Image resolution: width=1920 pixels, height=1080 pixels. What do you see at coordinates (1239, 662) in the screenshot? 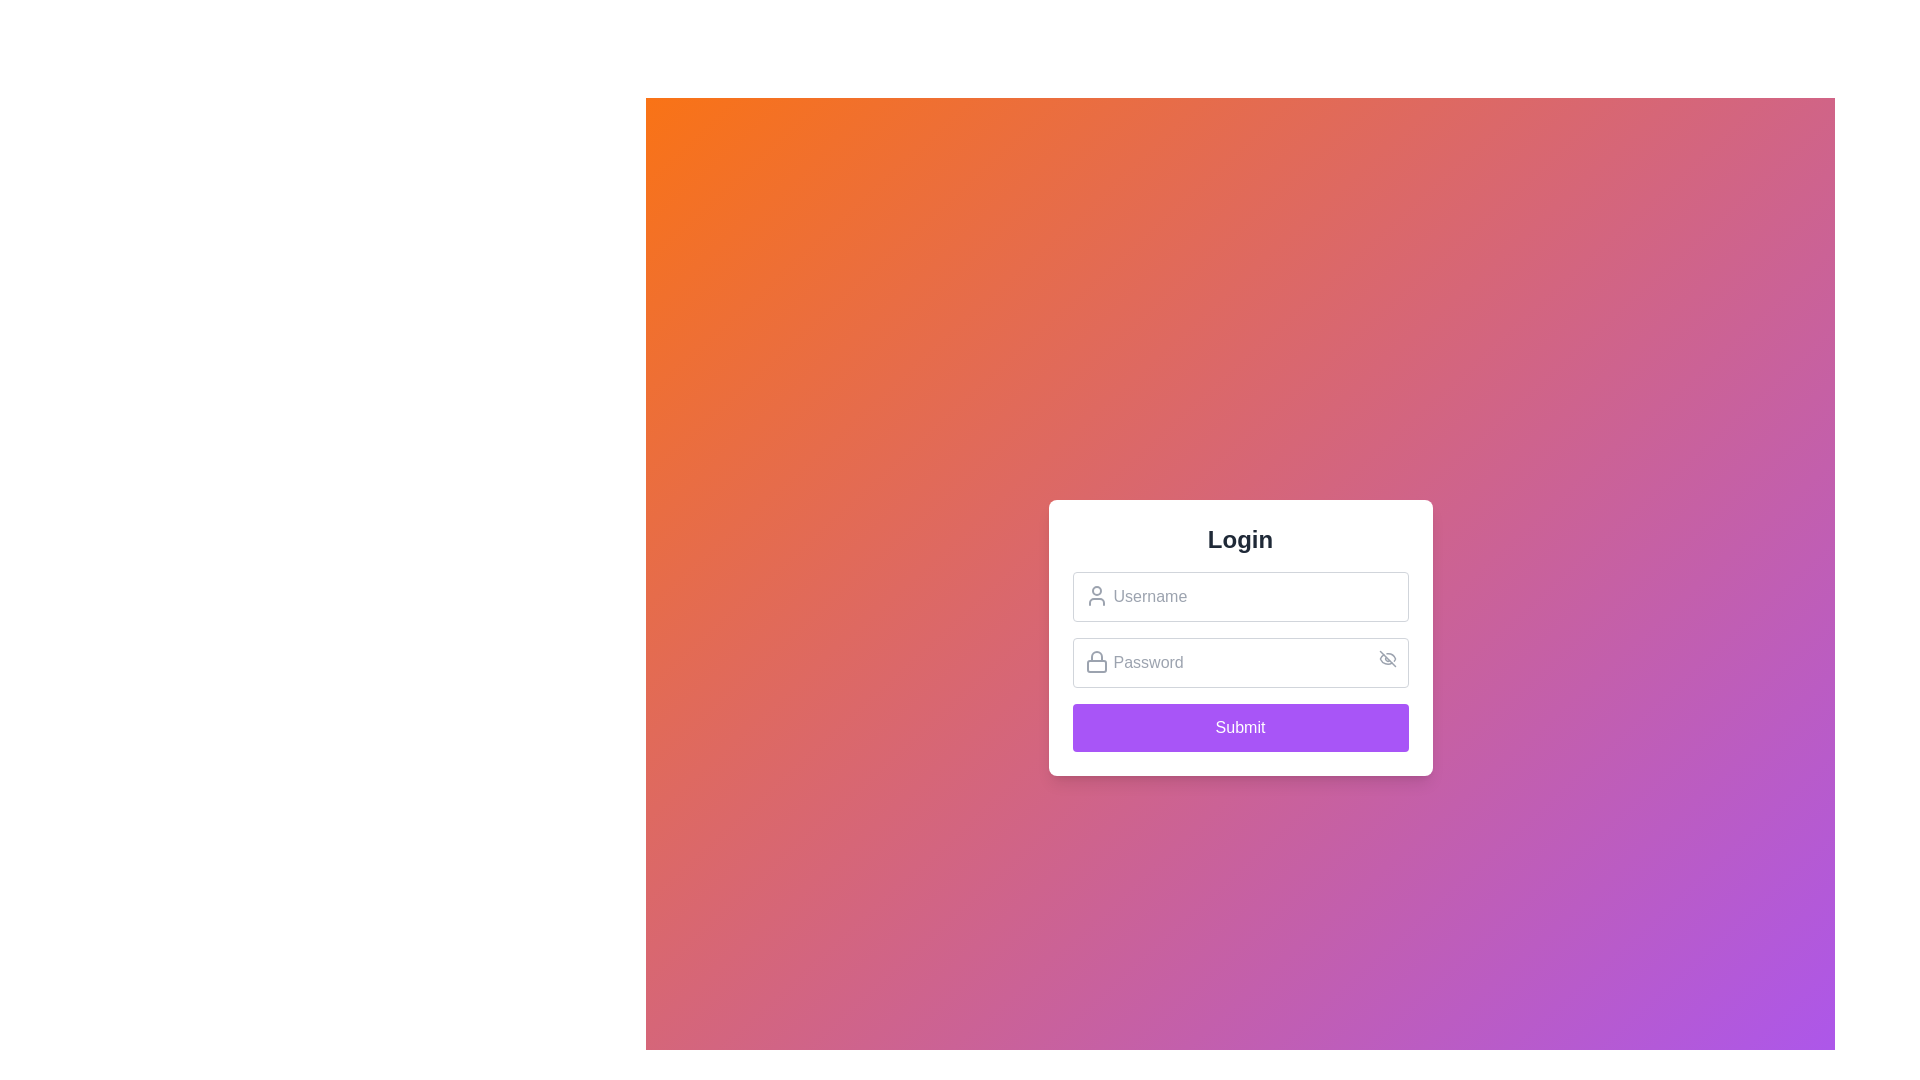
I see `the password input field located below the username input field in the login form to focus on it` at bounding box center [1239, 662].